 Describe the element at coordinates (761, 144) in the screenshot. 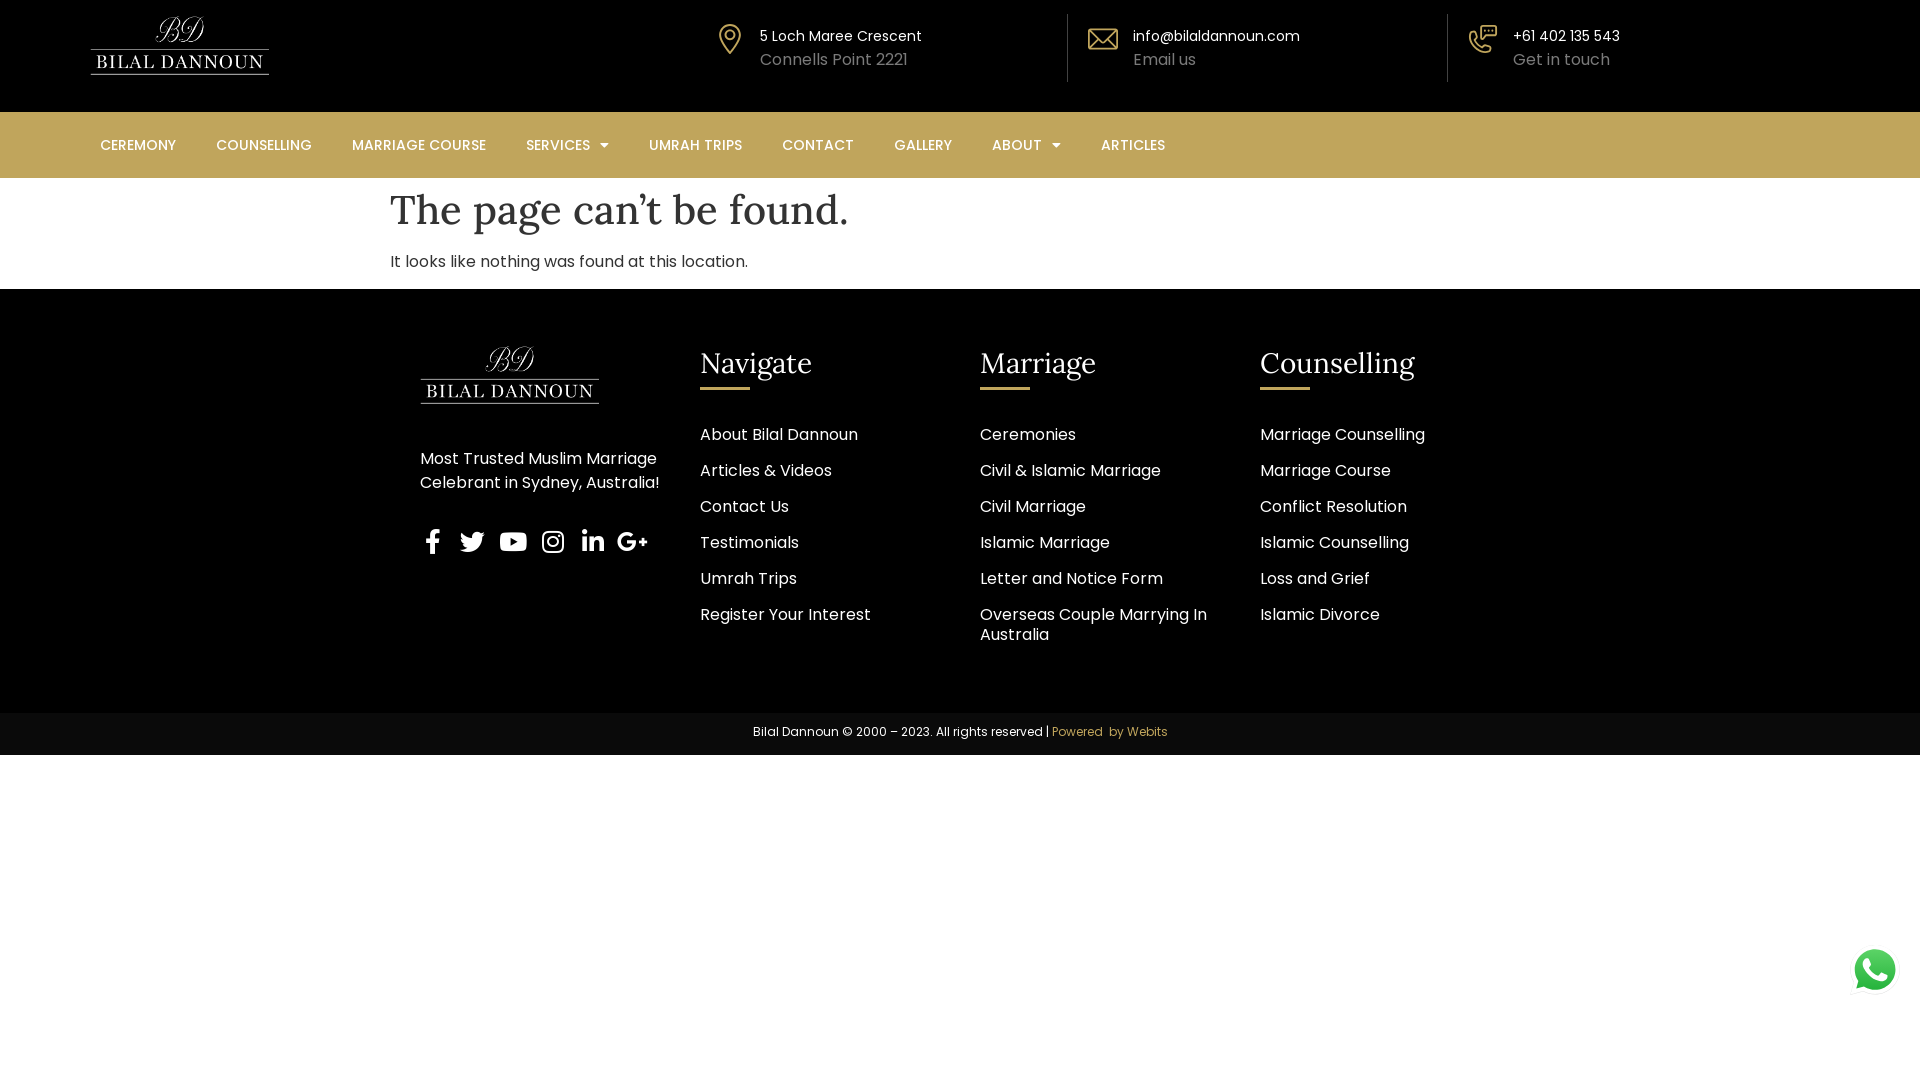

I see `'CONTACT'` at that location.